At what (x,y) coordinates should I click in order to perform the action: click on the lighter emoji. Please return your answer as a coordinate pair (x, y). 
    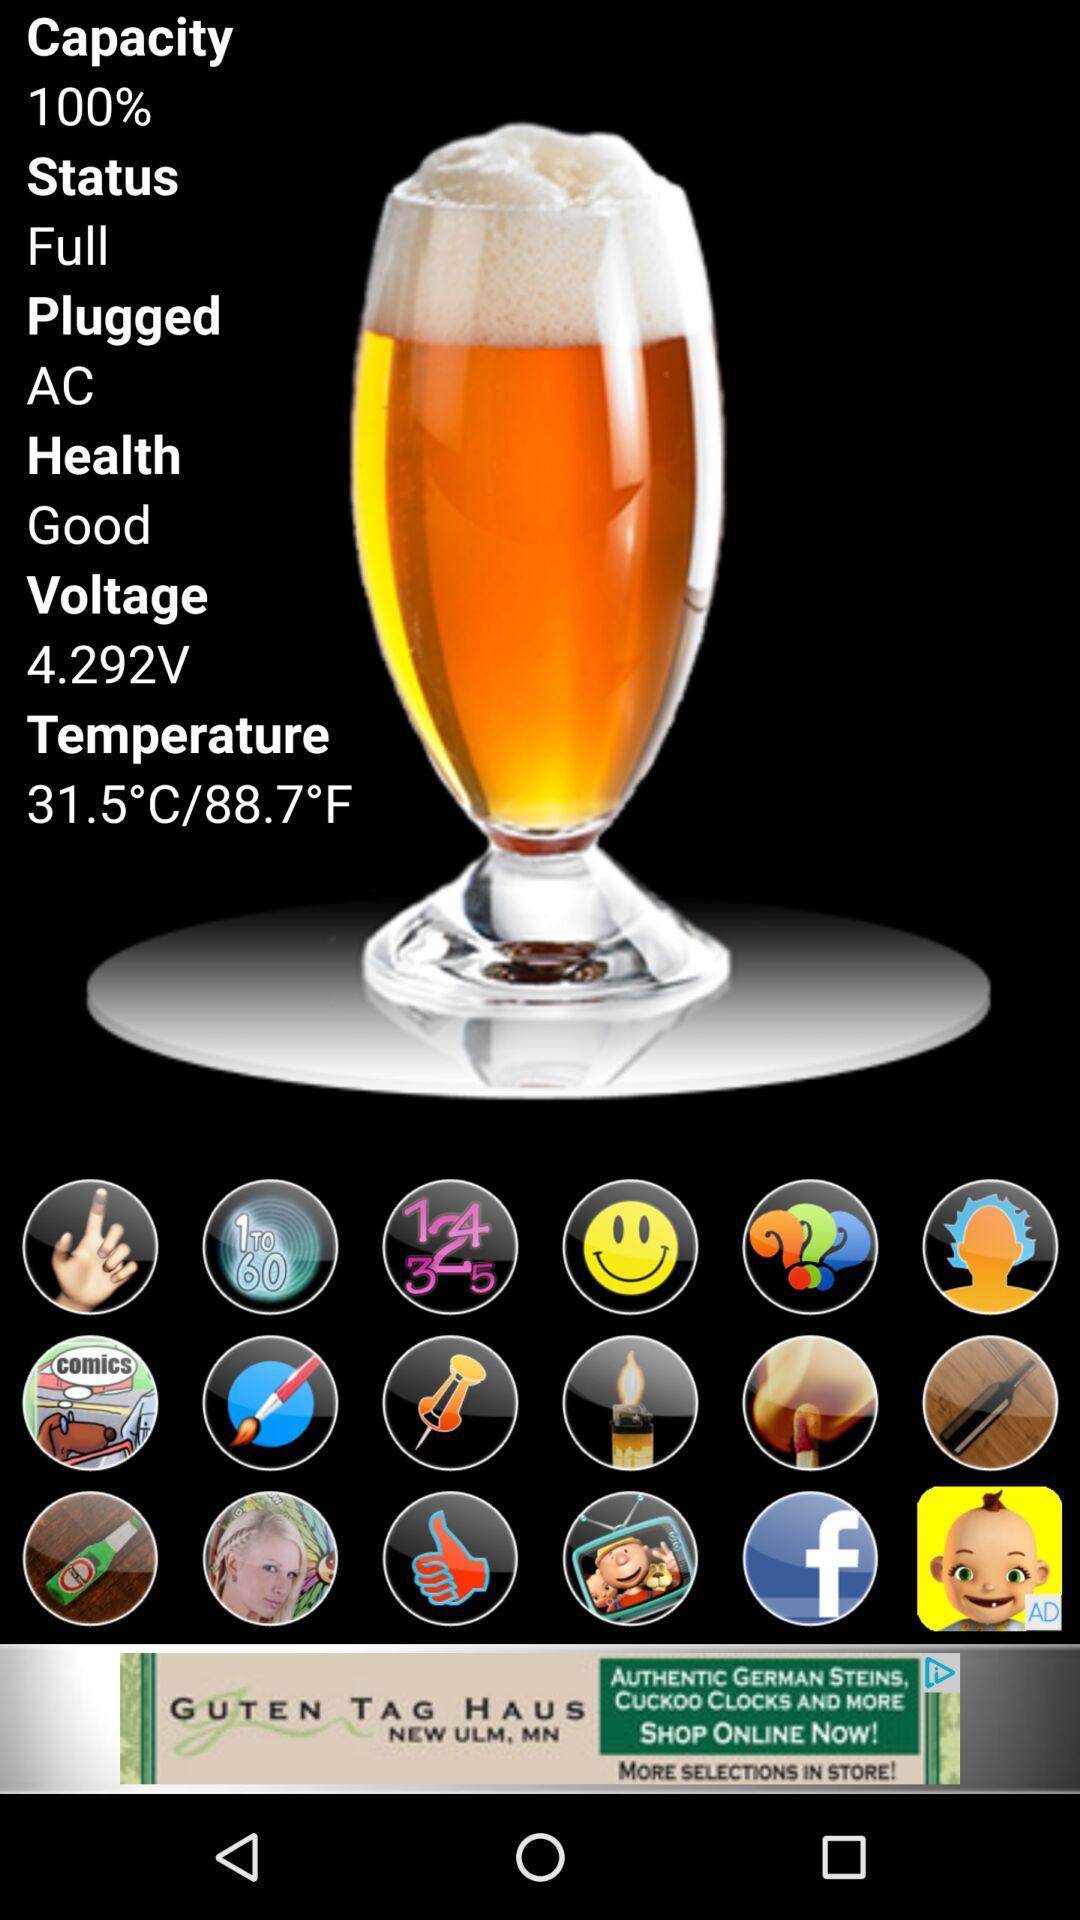
    Looking at the image, I should click on (628, 1402).